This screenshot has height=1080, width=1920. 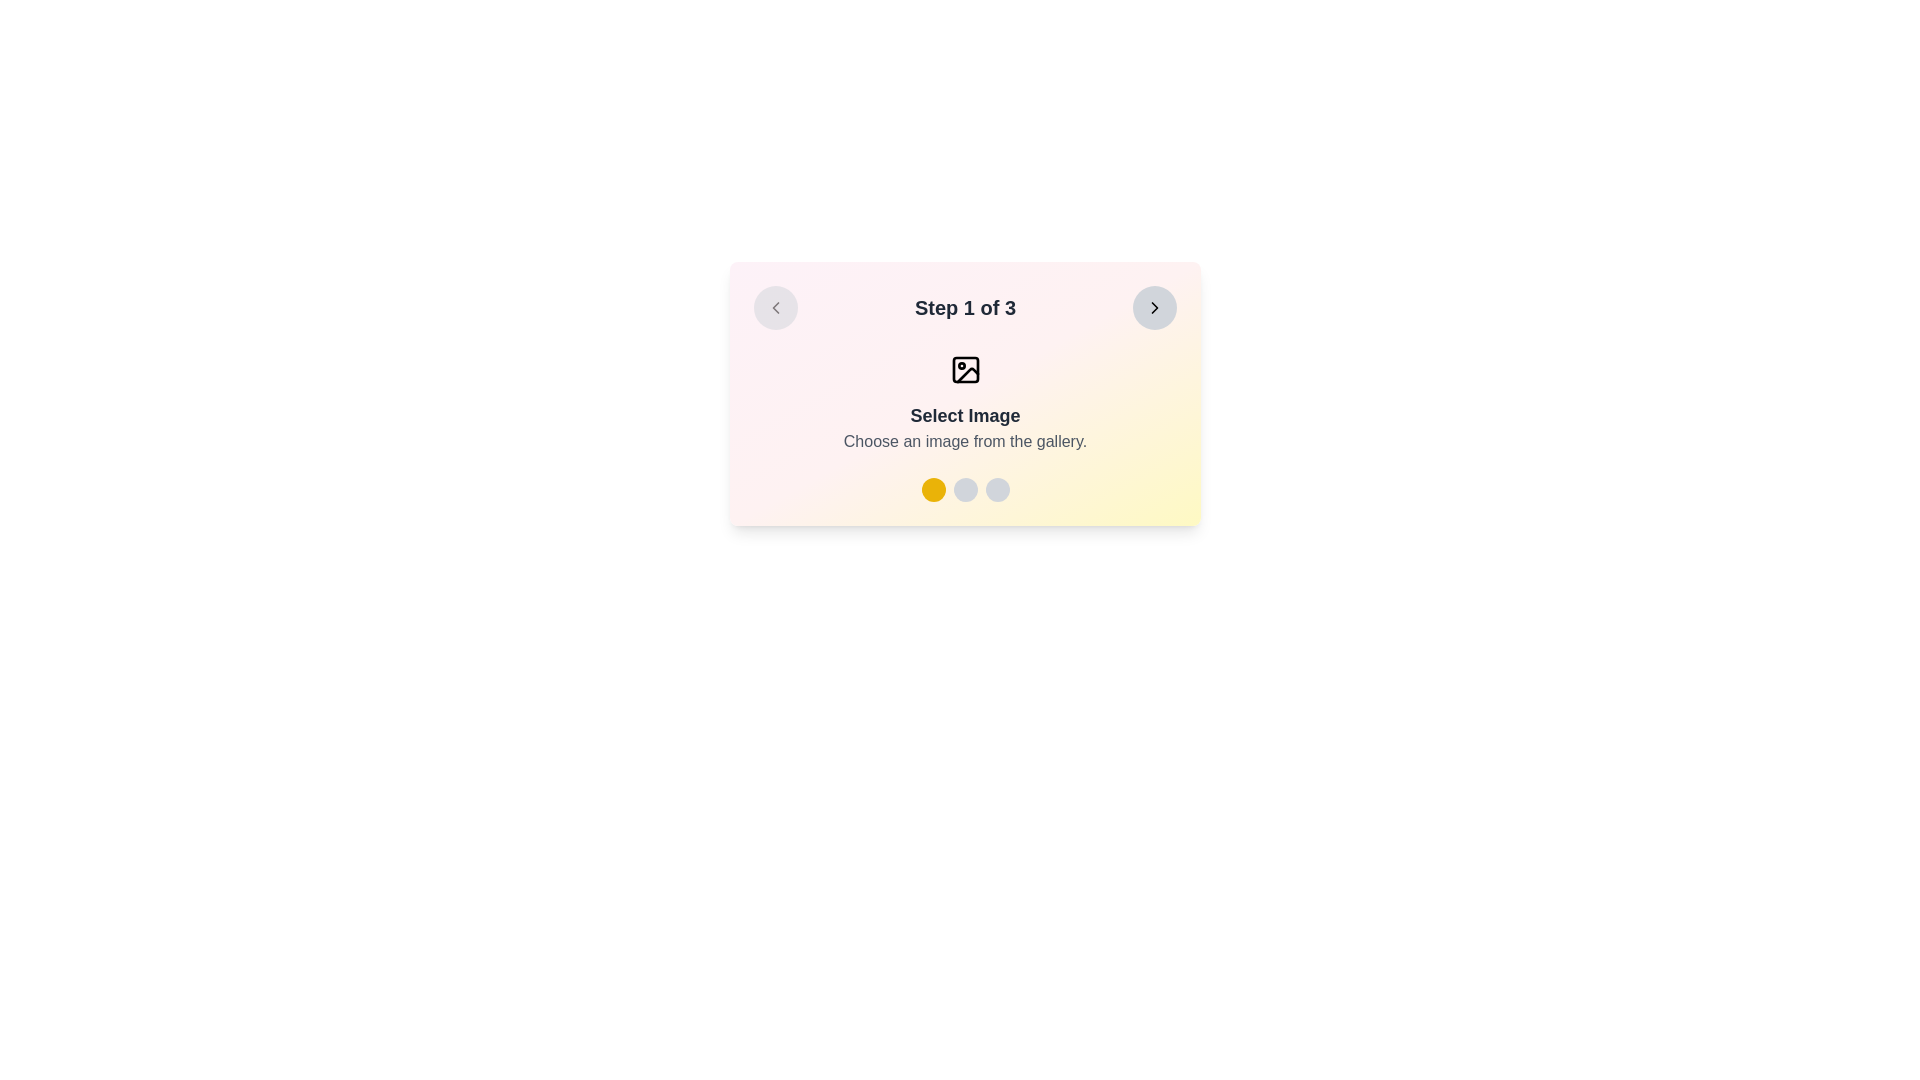 What do you see at coordinates (997, 489) in the screenshot?
I see `the third circular icon at the bottom-center of the card, which serves as an indicator or selection tool, following a yellow icon and a gray icon` at bounding box center [997, 489].